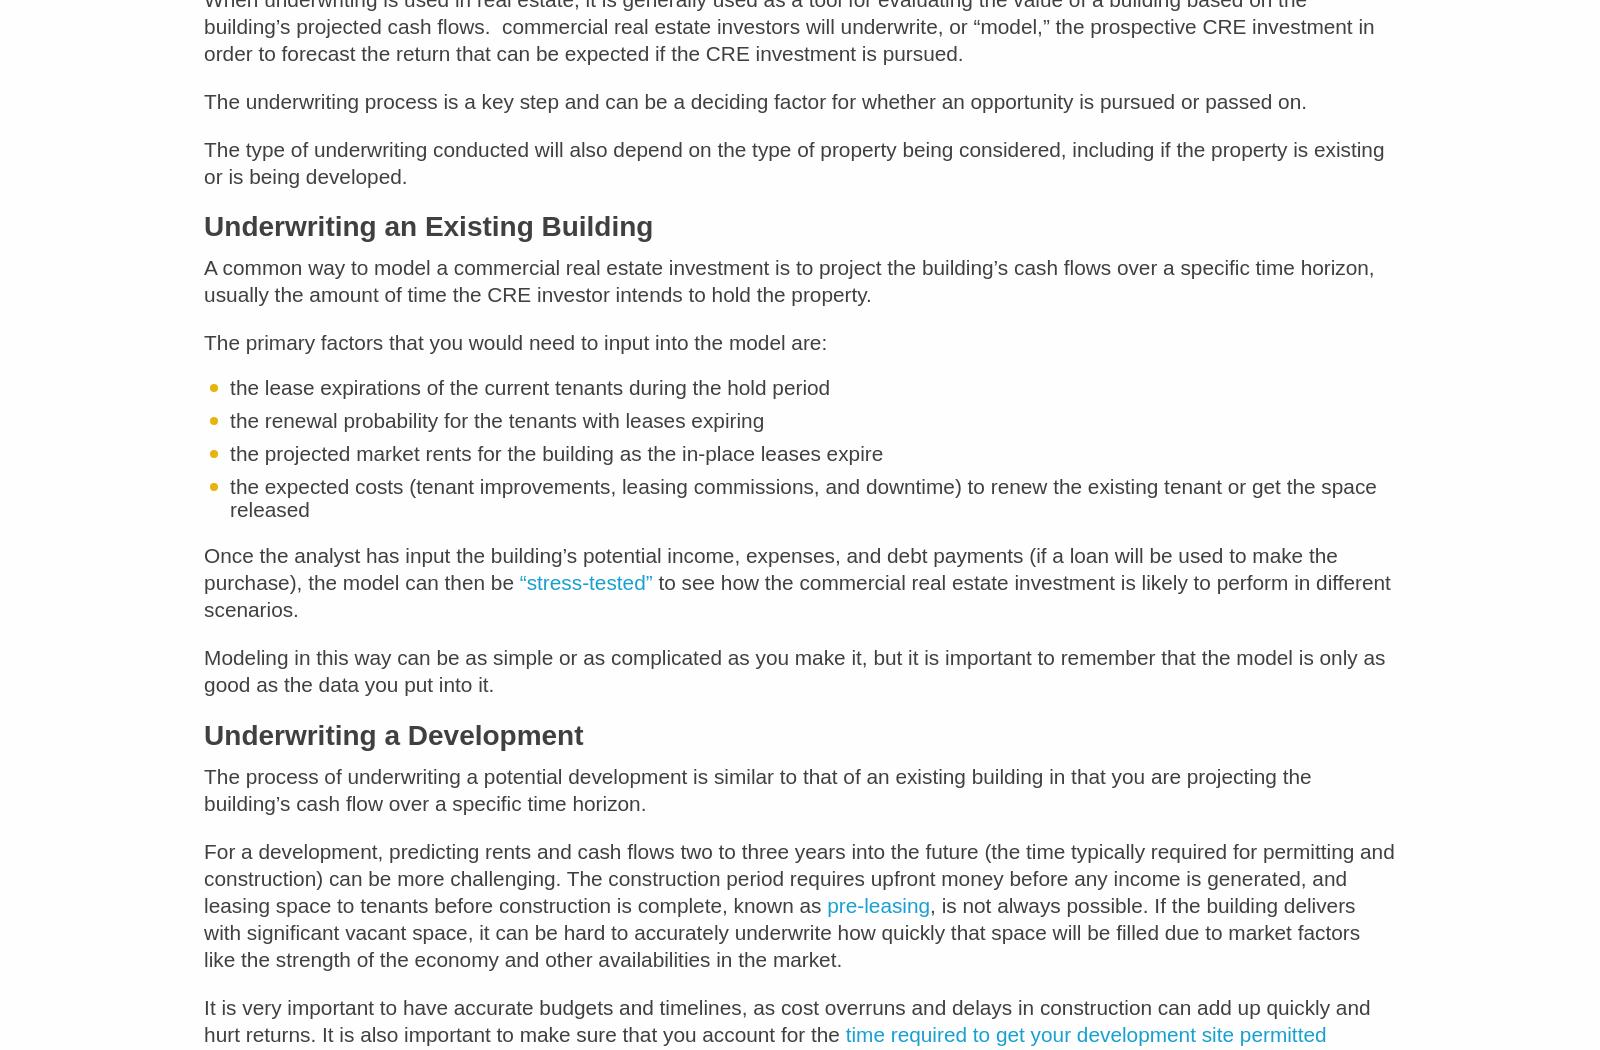 The width and height of the screenshot is (1600, 1050). What do you see at coordinates (757, 802) in the screenshot?
I see `'The process of underwriting a potential development is similar to that of an existing building in that you are projecting the building’s cash flow over a specific time horizon.'` at bounding box center [757, 802].